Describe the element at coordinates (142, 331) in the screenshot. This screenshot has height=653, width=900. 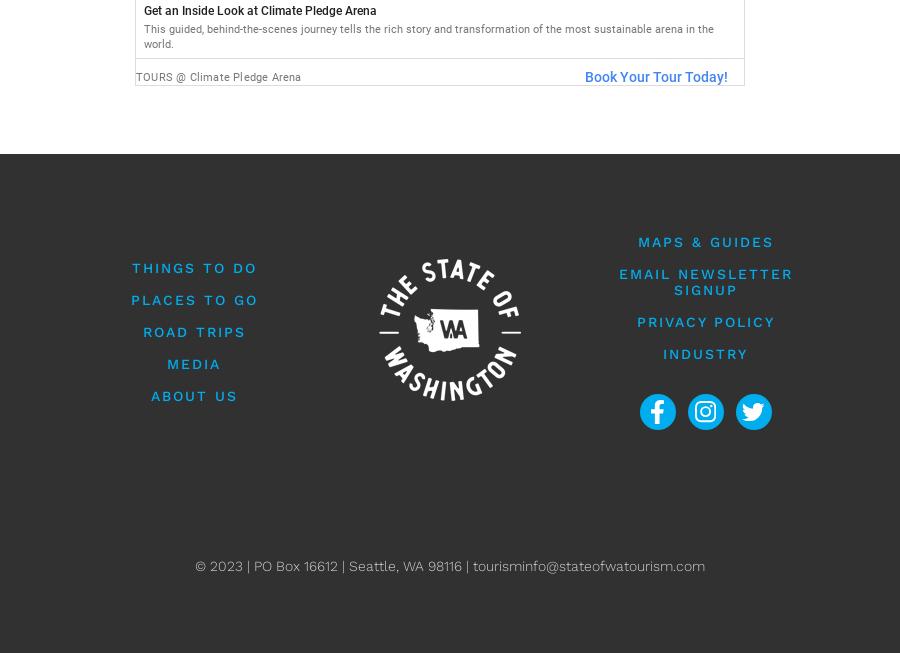
I see `'Road Trips'` at that location.